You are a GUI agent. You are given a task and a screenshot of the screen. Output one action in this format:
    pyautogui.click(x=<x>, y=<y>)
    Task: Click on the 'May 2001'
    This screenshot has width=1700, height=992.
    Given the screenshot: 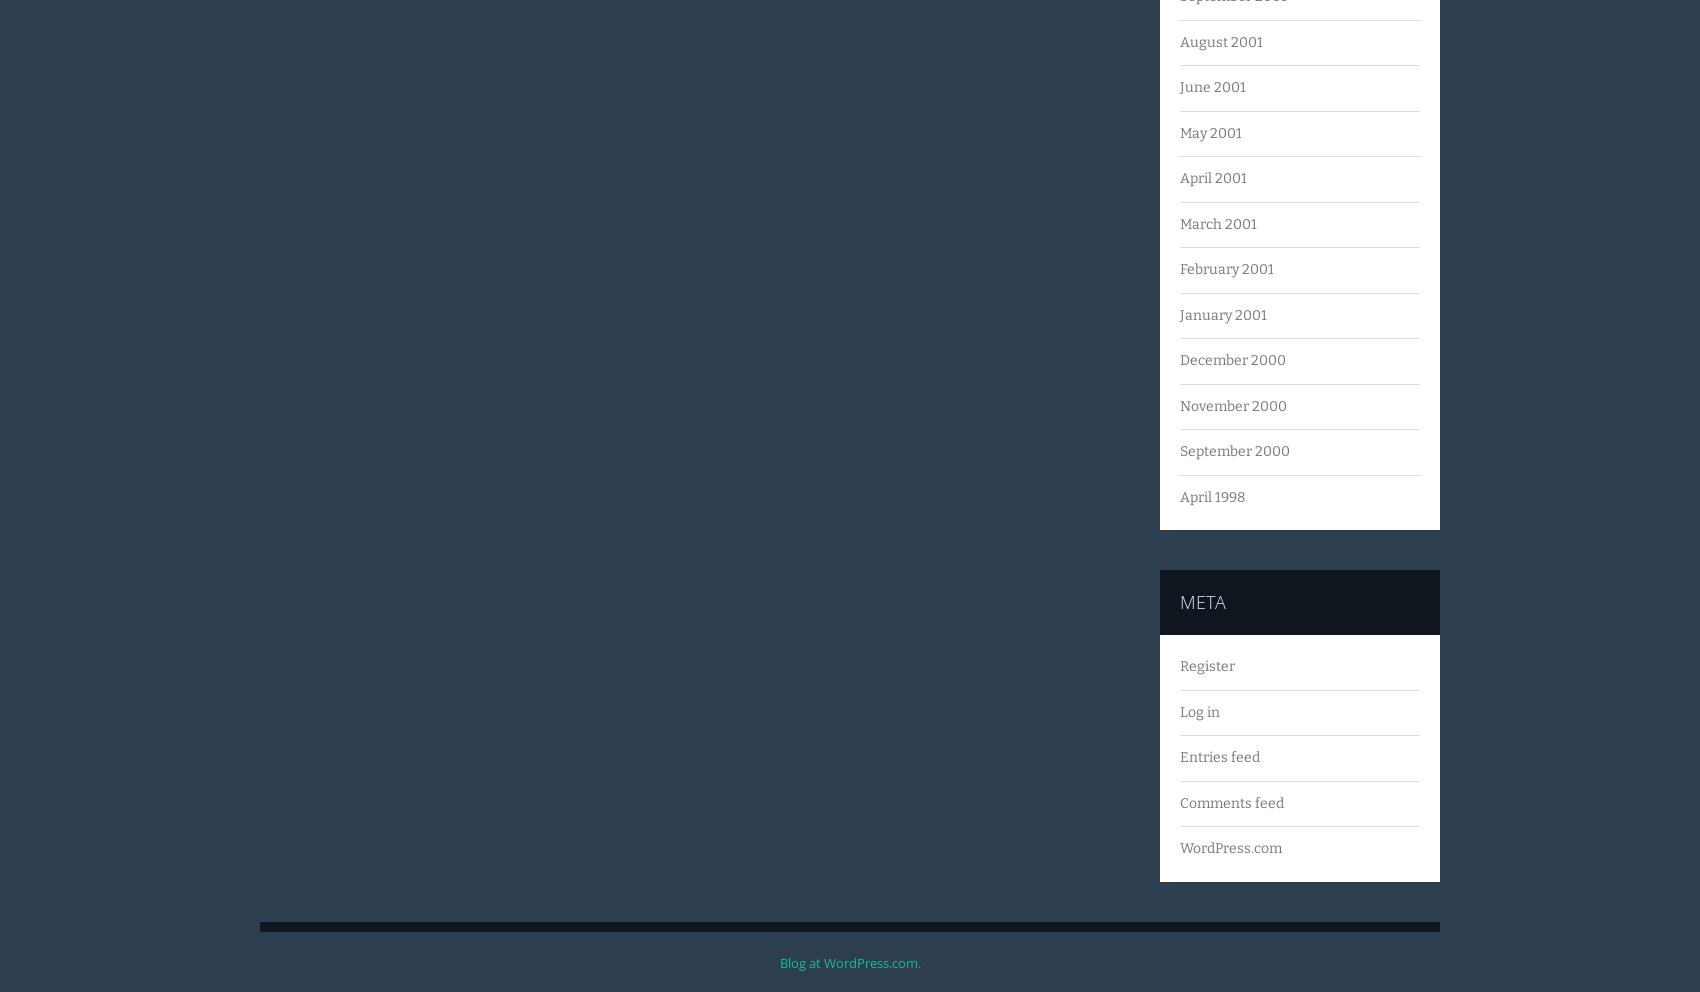 What is the action you would take?
    pyautogui.click(x=1210, y=132)
    